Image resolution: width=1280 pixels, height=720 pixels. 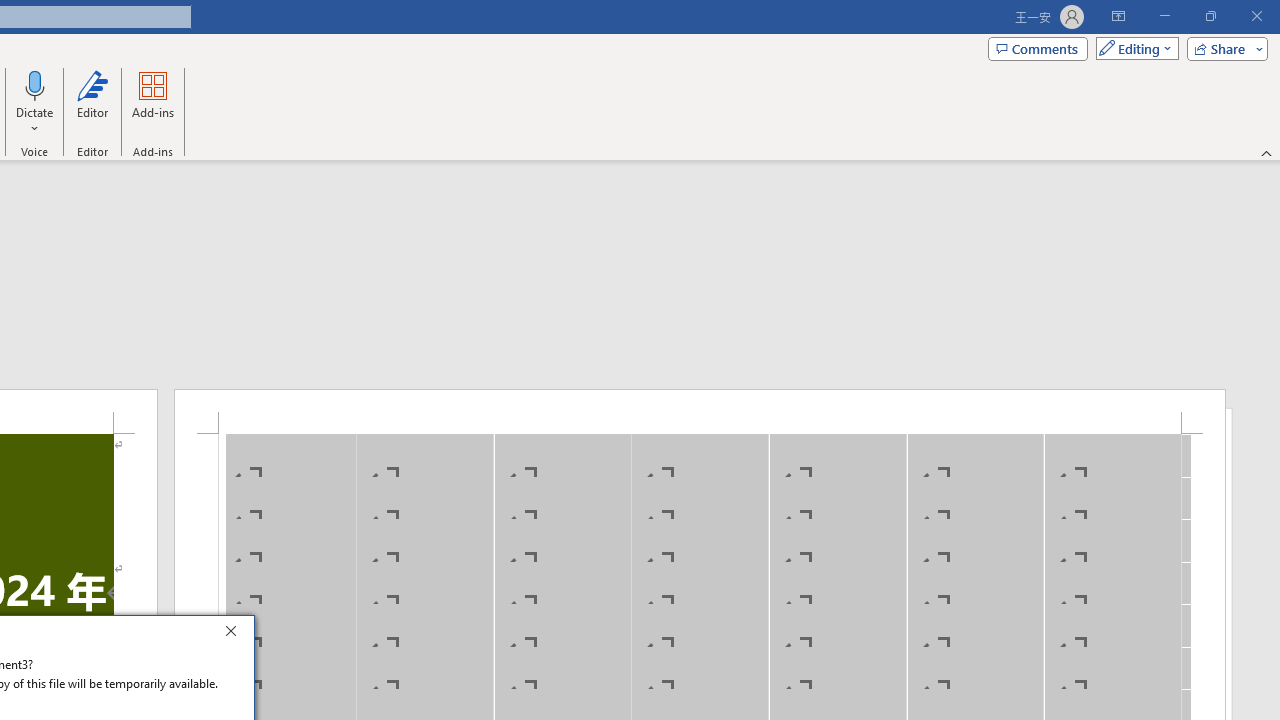 I want to click on 'Mode', so click(x=1133, y=47).